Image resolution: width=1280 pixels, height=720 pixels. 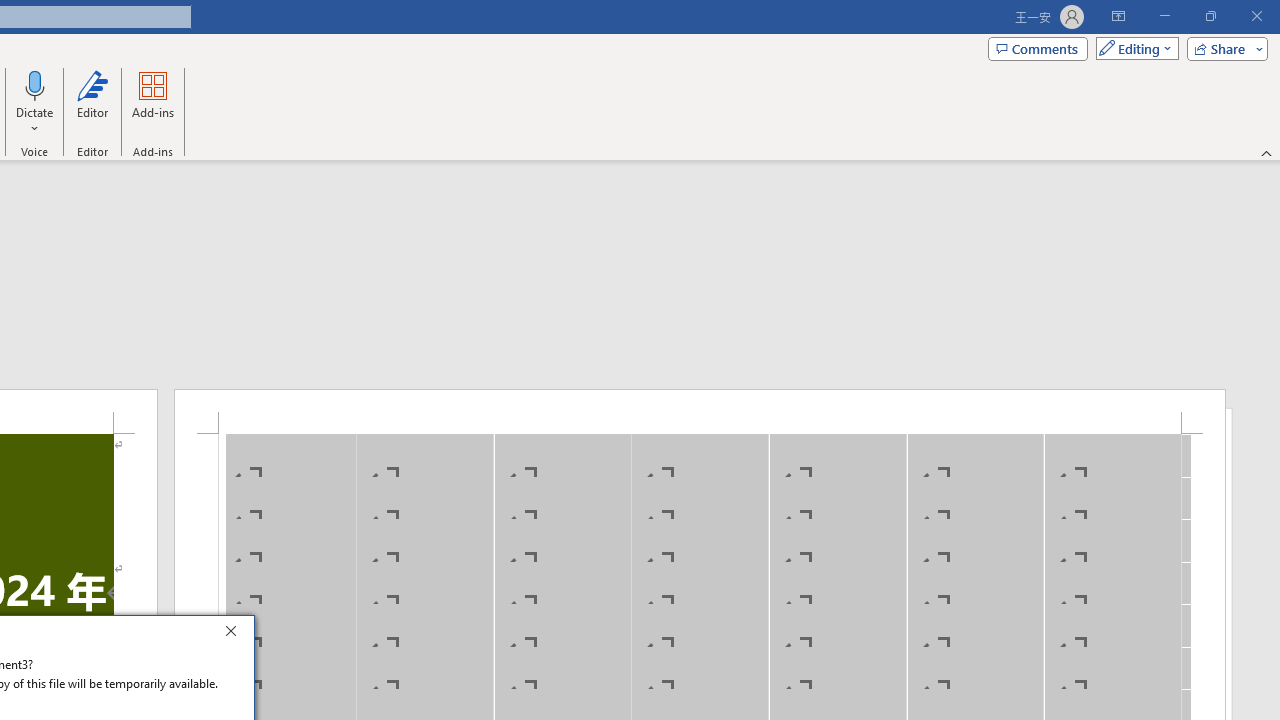 I want to click on 'Mode', so click(x=1133, y=47).